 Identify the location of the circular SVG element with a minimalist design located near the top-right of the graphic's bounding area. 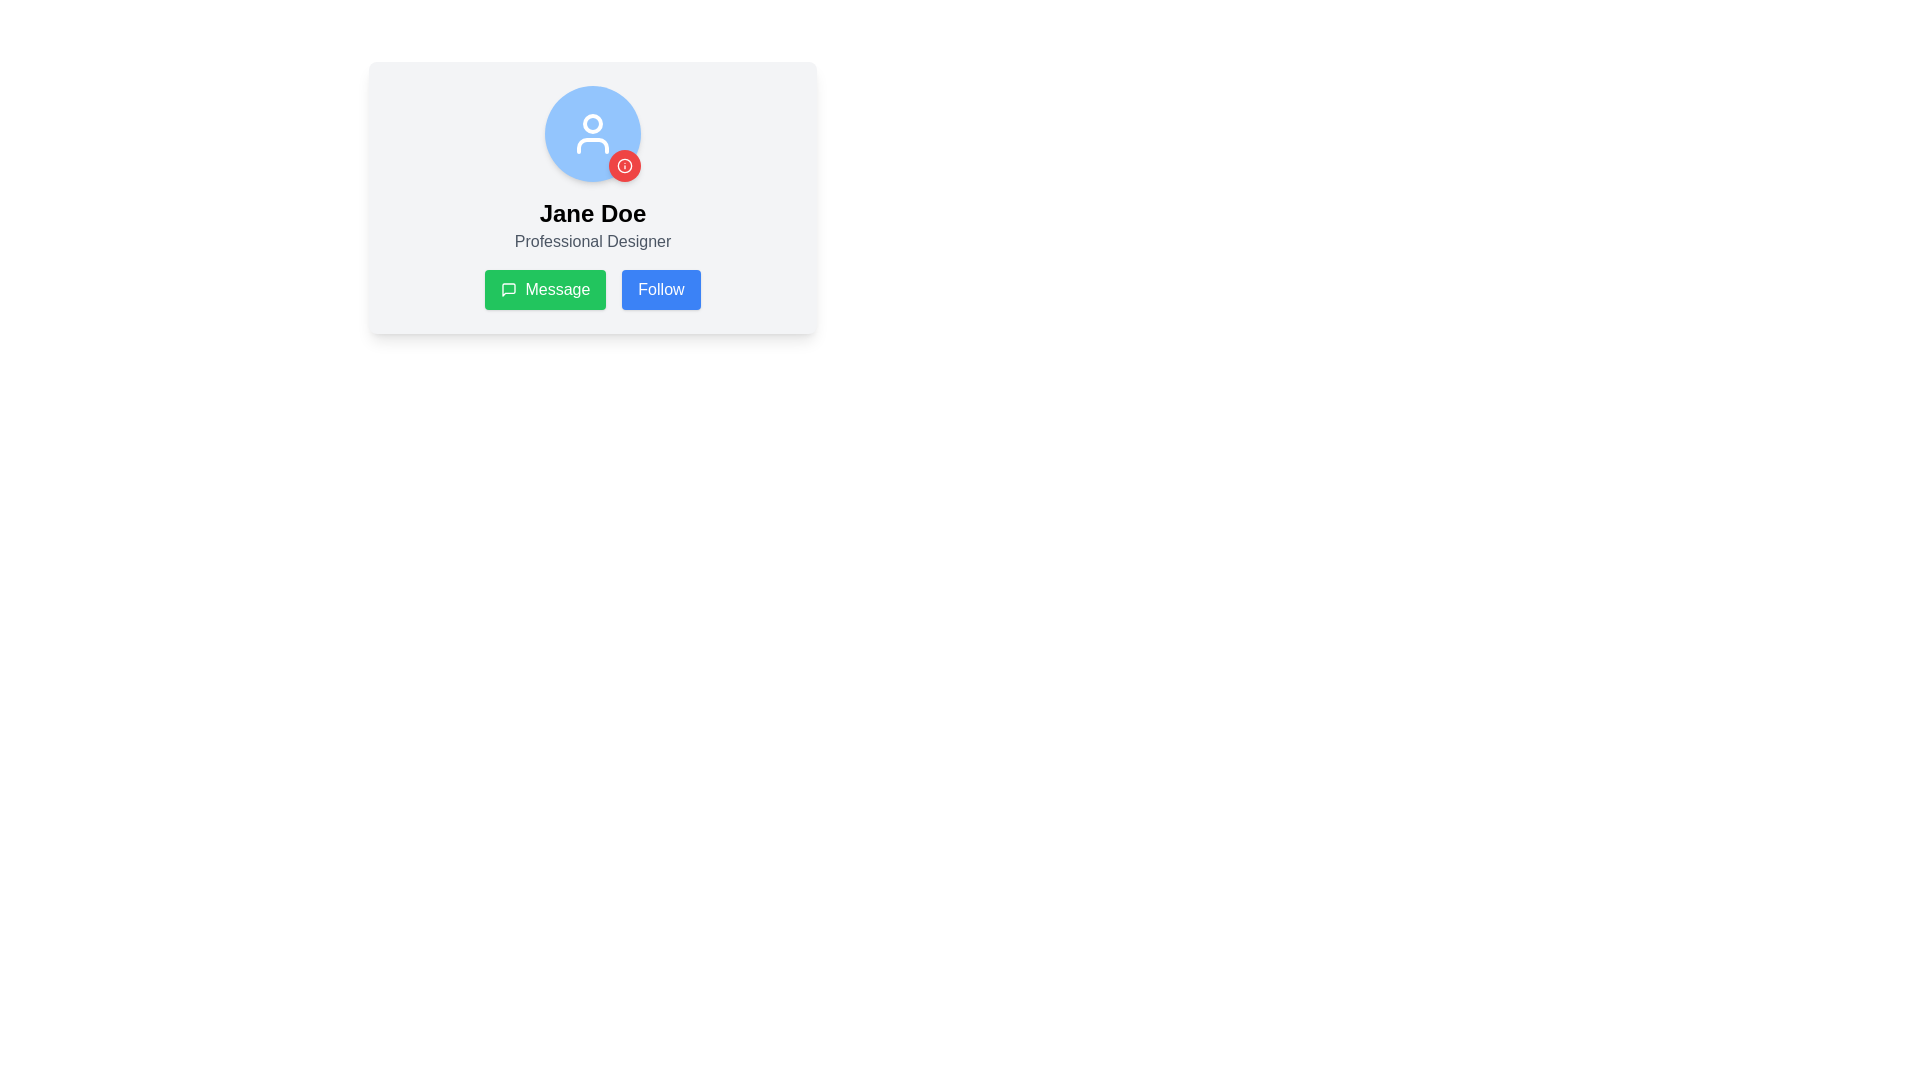
(623, 164).